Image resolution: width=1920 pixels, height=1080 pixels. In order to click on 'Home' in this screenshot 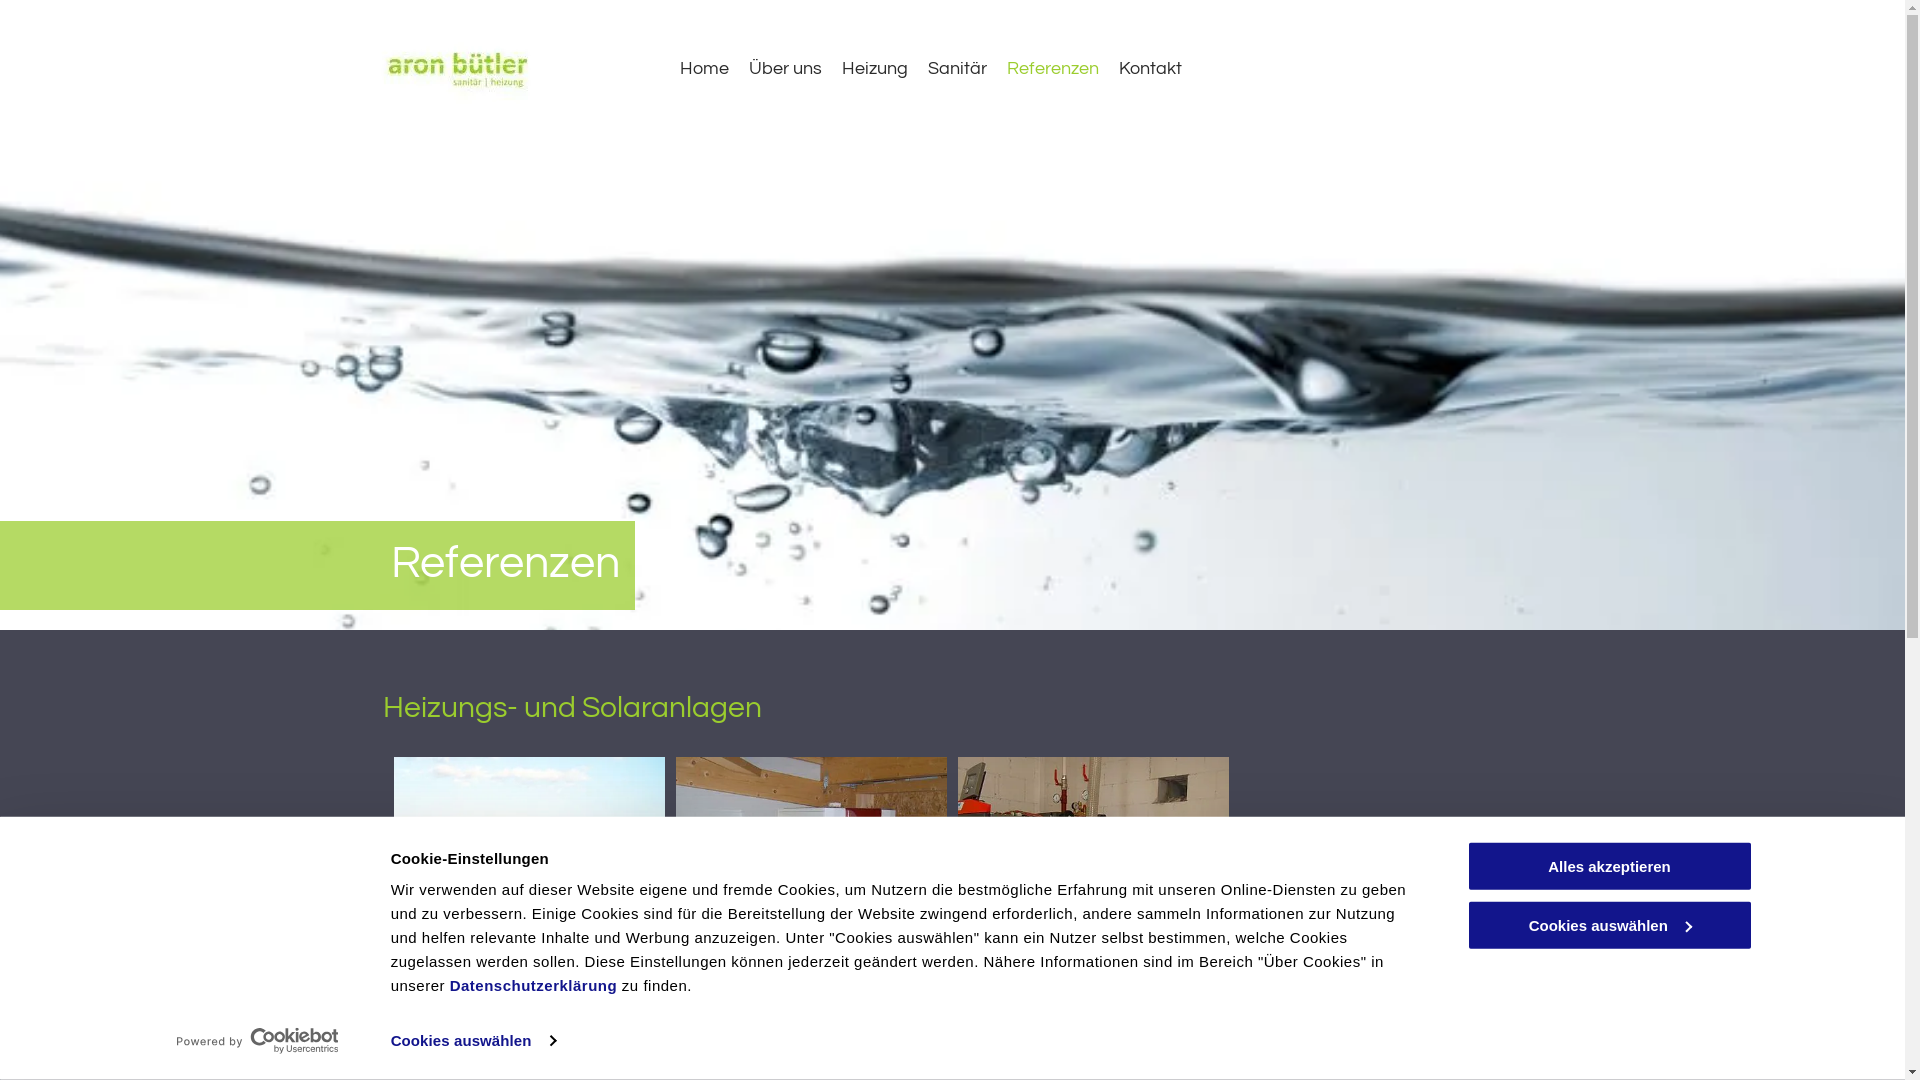, I will do `click(680, 67)`.